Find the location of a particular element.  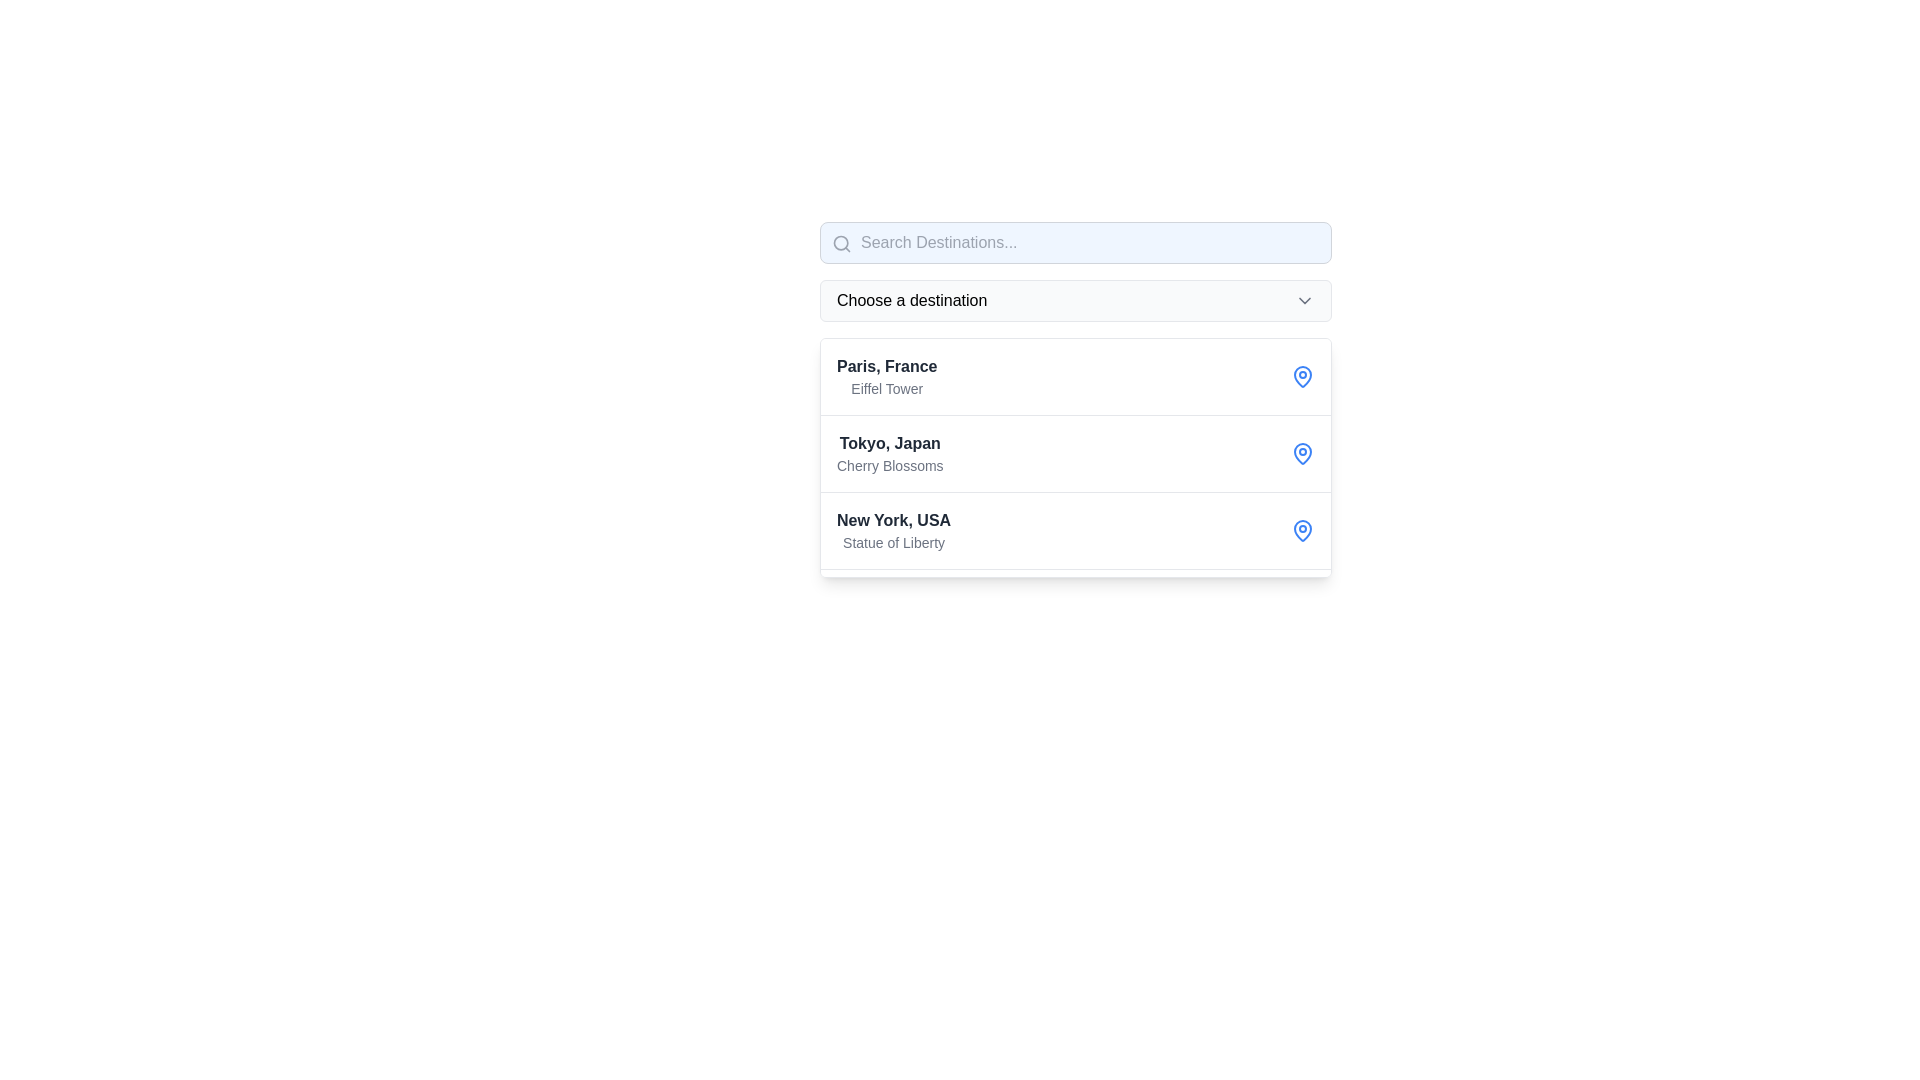

the Text Label indicating the selection of a destination, which is positioned to the left of the dropdown icon is located at coordinates (911, 300).